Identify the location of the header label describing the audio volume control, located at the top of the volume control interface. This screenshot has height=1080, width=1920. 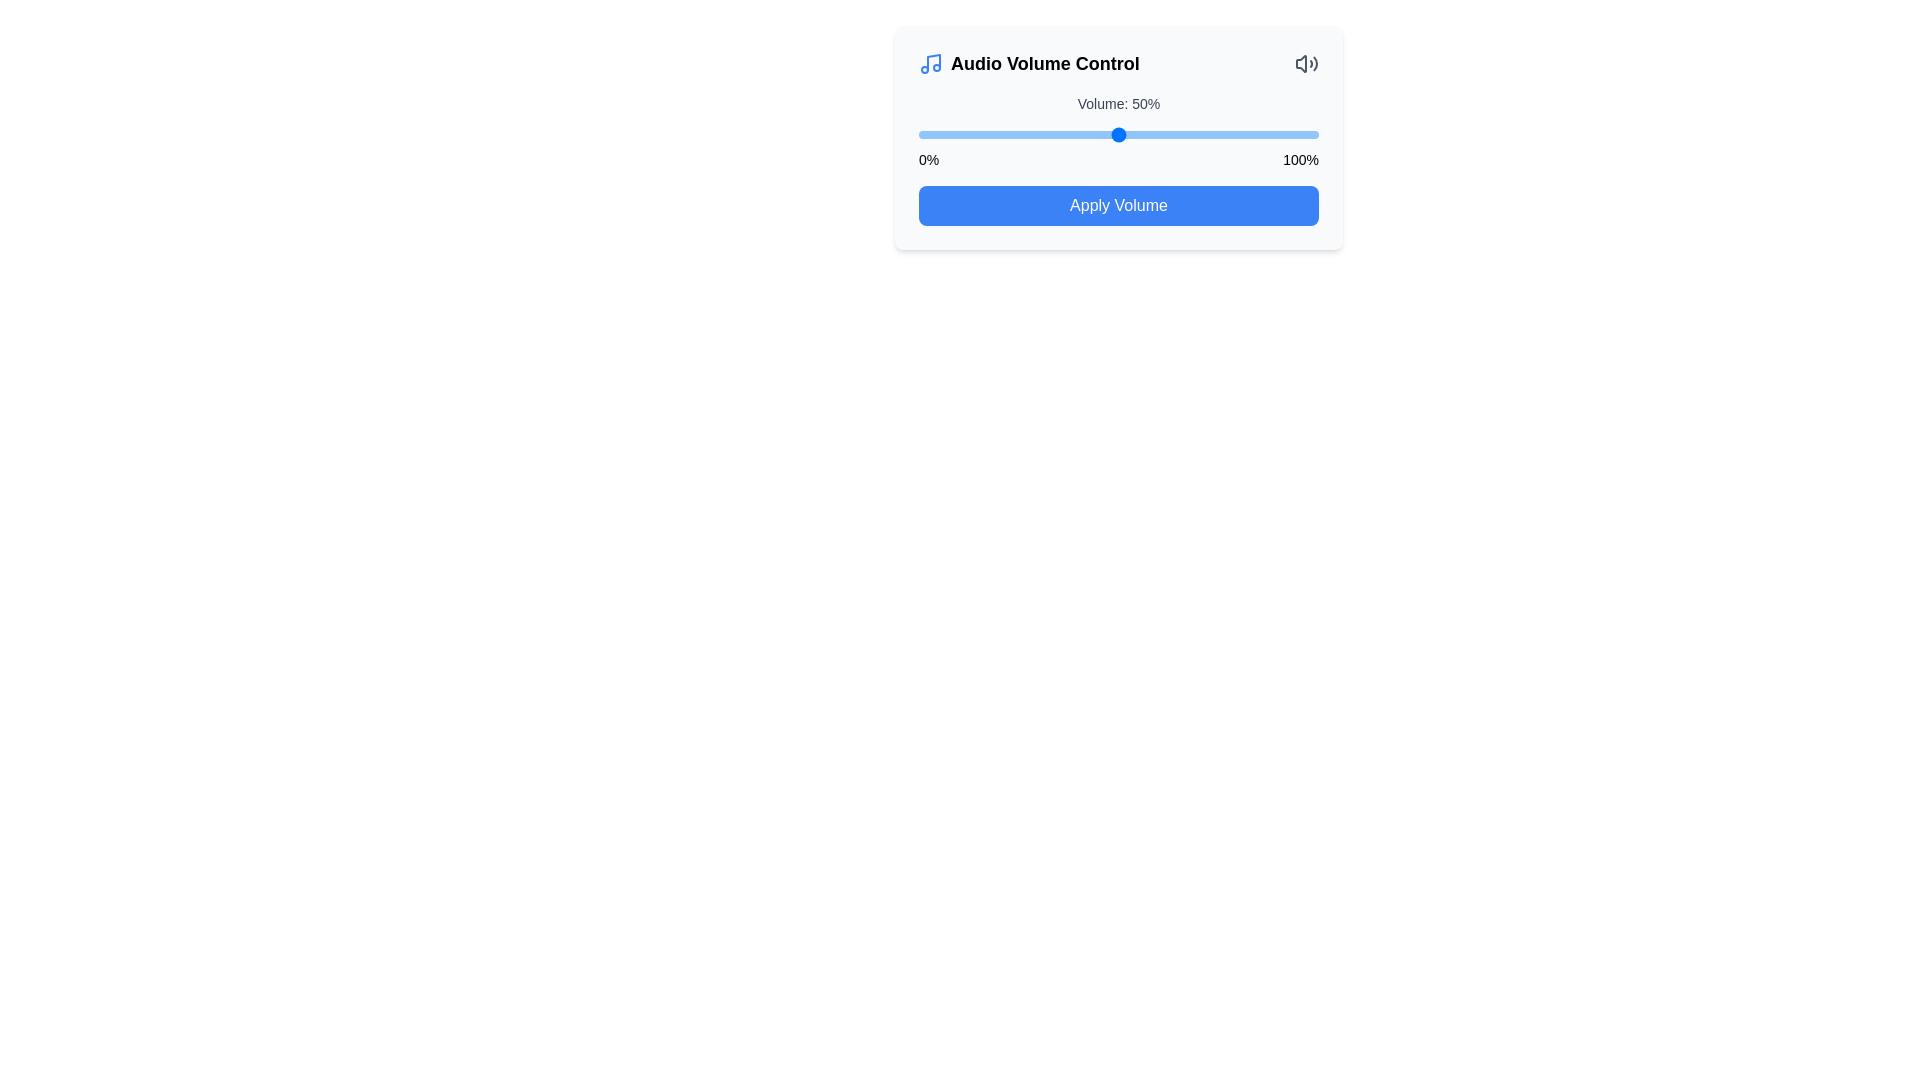
(1029, 63).